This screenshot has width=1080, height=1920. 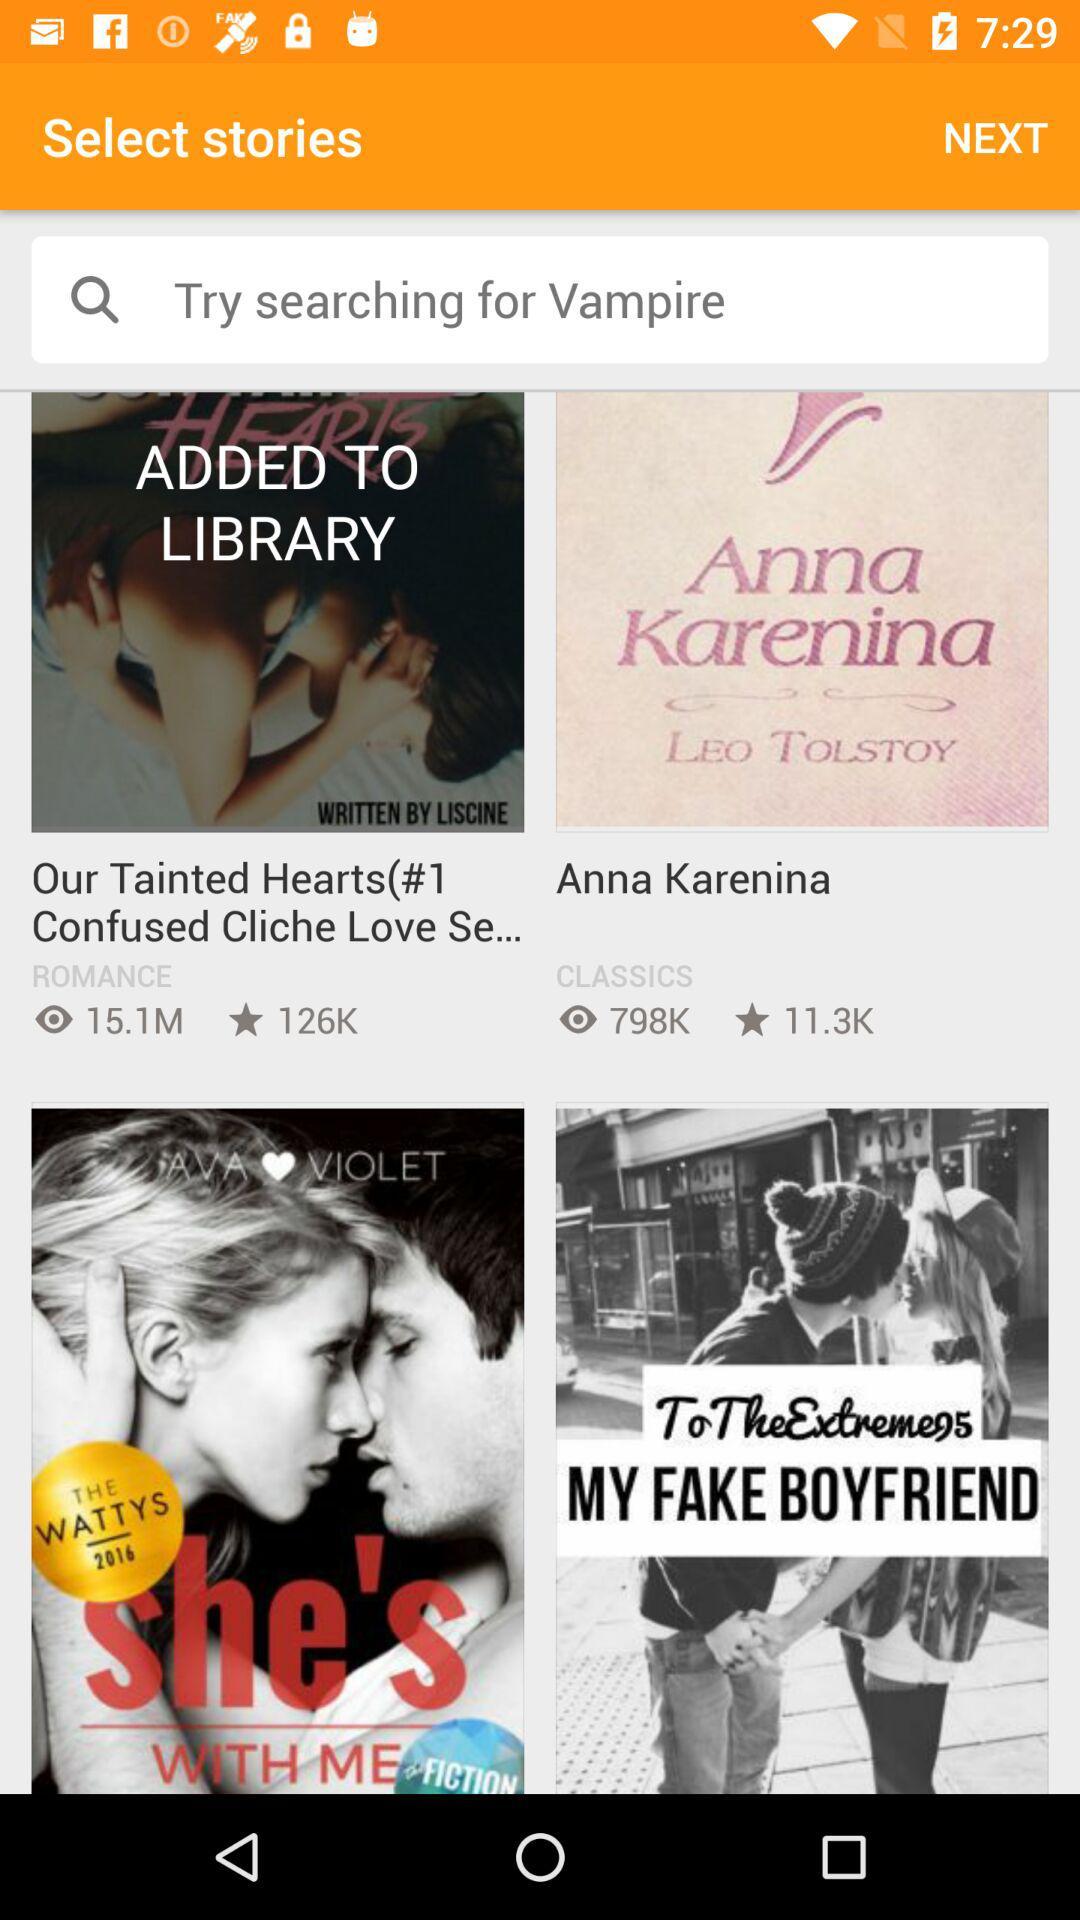 What do you see at coordinates (245, 1019) in the screenshot?
I see `the star which is beside 126k` at bounding box center [245, 1019].